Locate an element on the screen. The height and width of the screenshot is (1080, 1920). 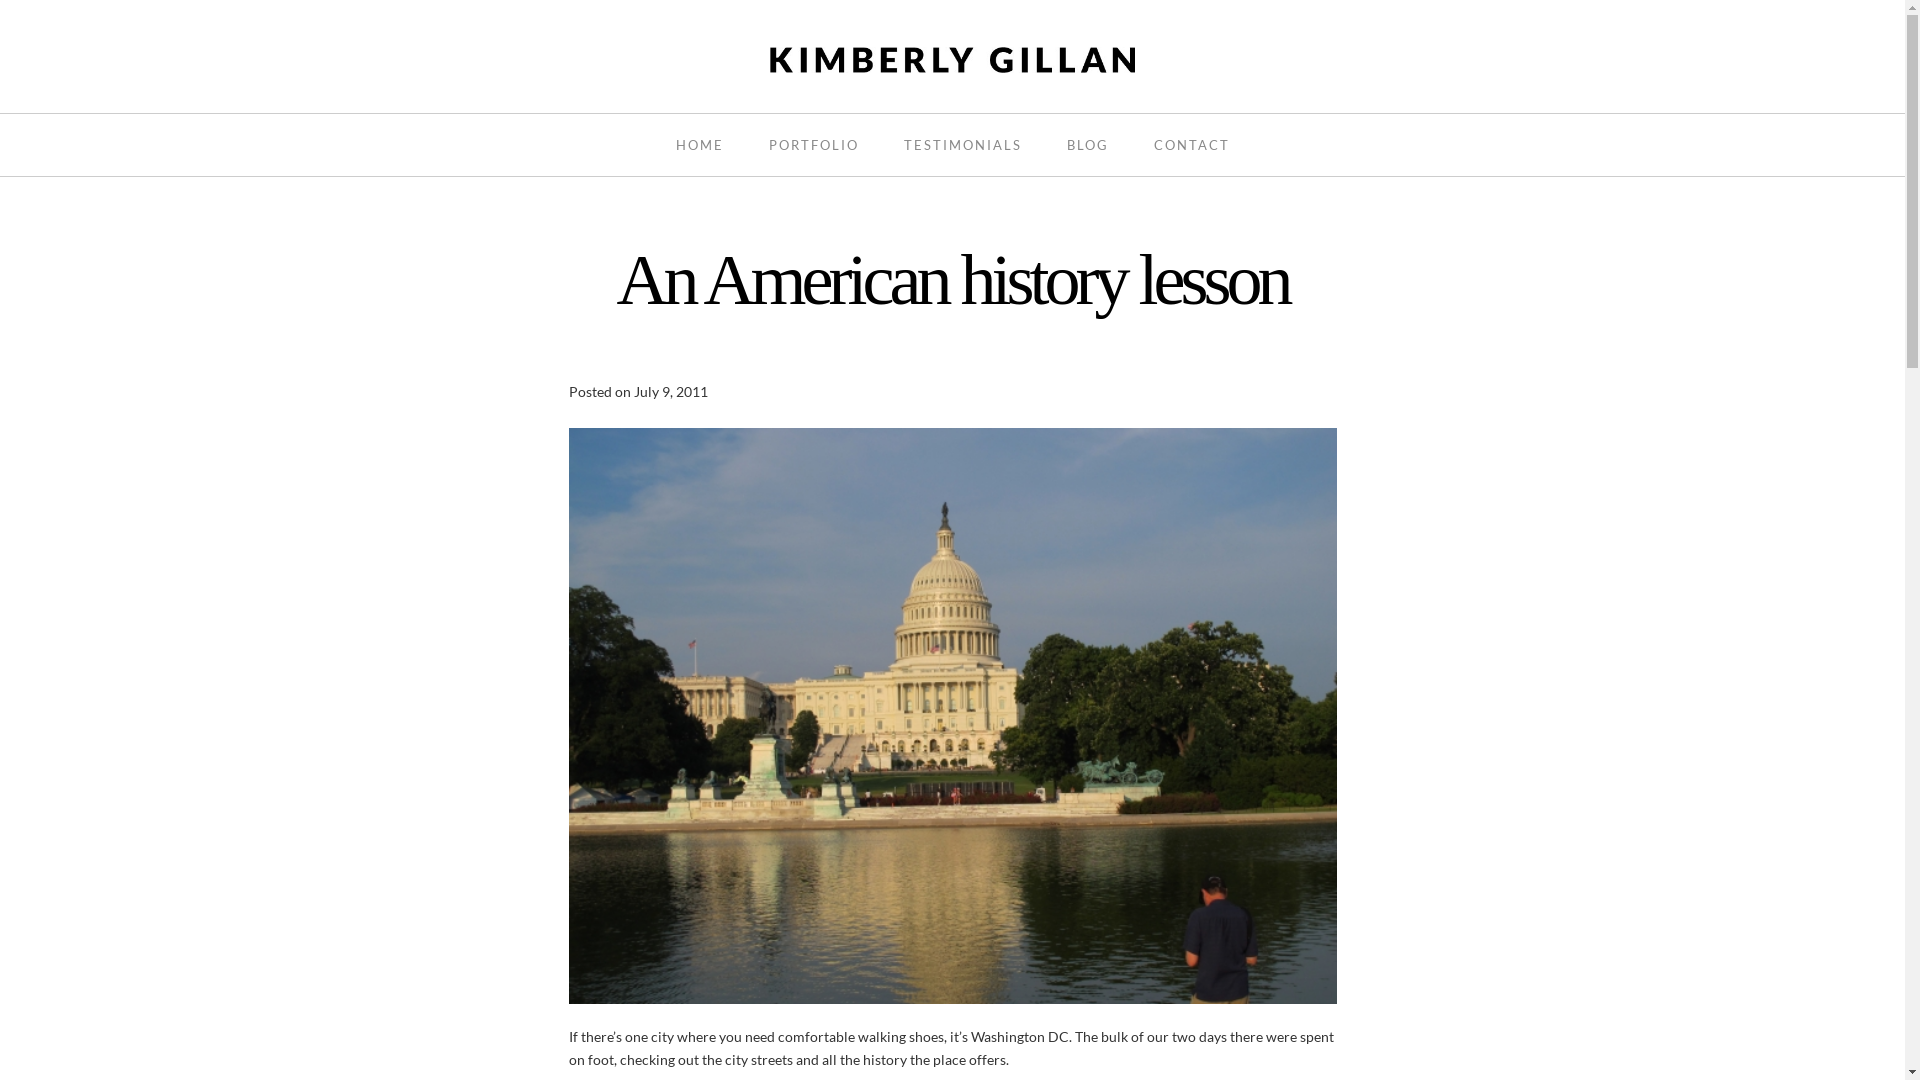
'HOME' is located at coordinates (700, 144).